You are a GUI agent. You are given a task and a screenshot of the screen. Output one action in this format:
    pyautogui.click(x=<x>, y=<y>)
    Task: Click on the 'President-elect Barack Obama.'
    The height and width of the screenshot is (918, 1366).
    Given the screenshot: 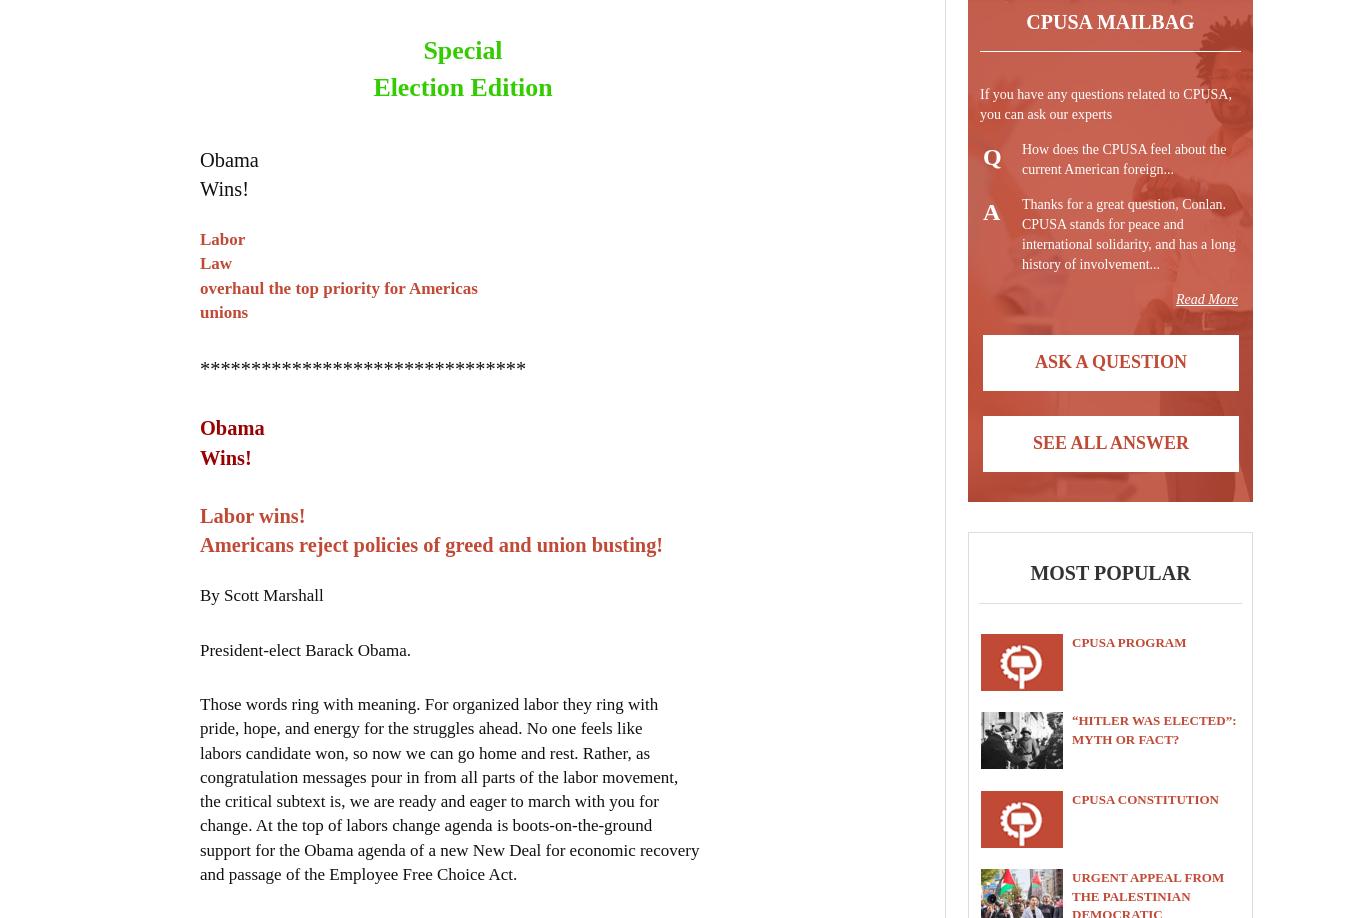 What is the action you would take?
    pyautogui.click(x=198, y=648)
    